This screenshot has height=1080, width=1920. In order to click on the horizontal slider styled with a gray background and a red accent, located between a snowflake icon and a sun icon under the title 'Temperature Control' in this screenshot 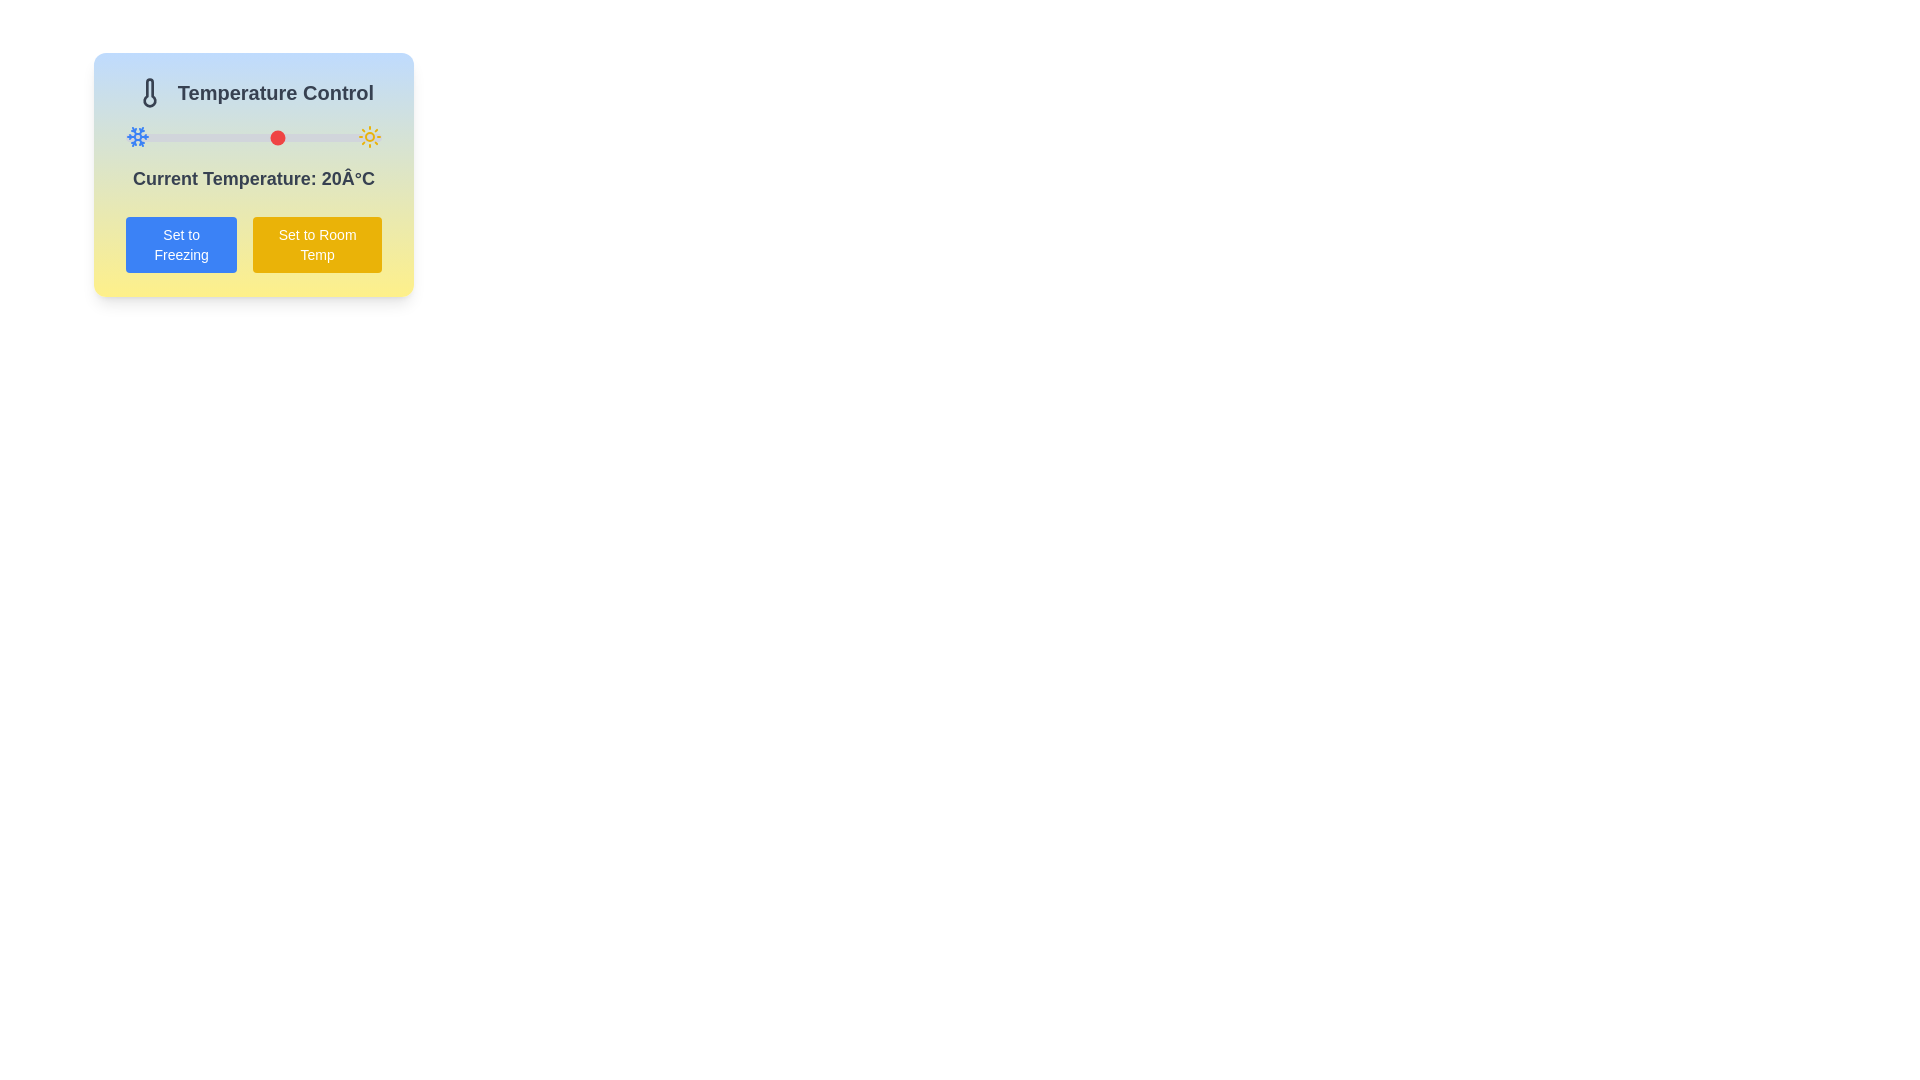, I will do `click(253, 137)`.